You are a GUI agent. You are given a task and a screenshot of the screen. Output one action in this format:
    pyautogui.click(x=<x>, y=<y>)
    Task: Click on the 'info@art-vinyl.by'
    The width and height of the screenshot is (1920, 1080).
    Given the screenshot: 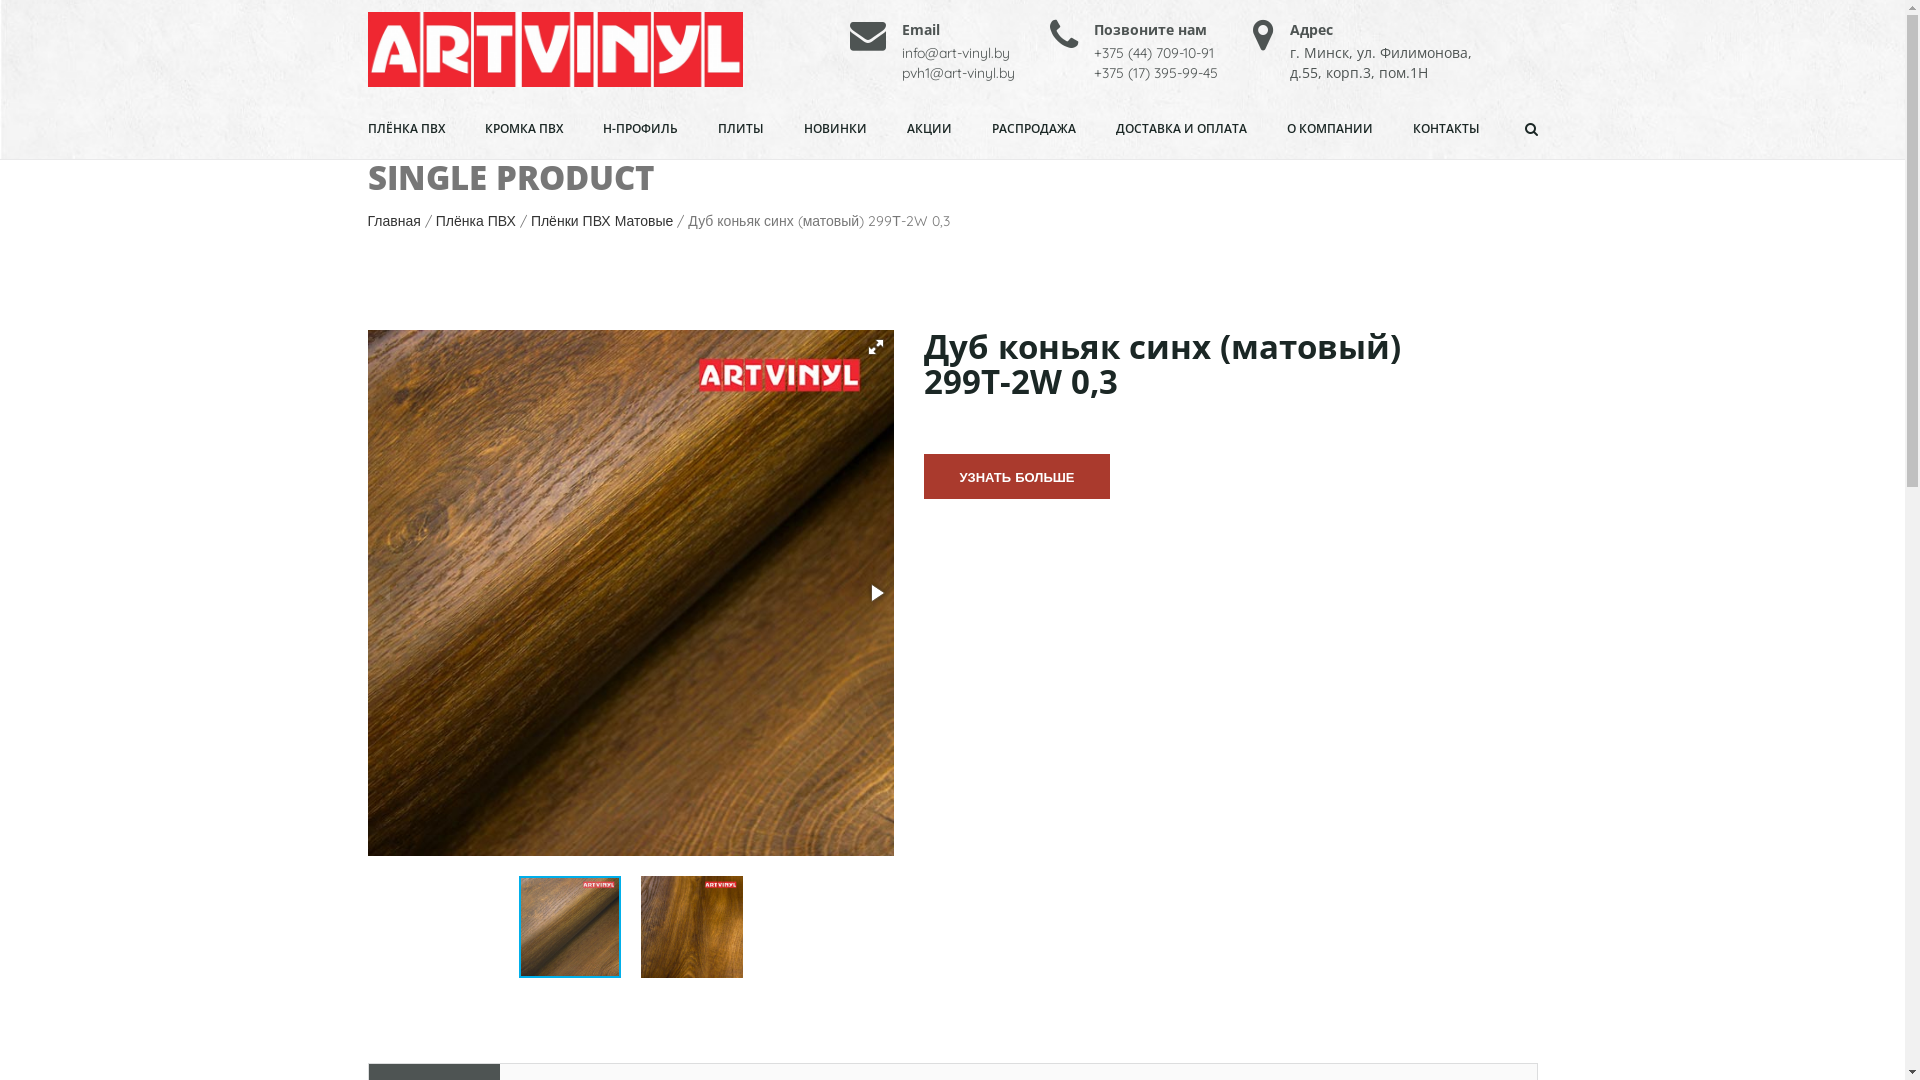 What is the action you would take?
    pyautogui.click(x=954, y=52)
    